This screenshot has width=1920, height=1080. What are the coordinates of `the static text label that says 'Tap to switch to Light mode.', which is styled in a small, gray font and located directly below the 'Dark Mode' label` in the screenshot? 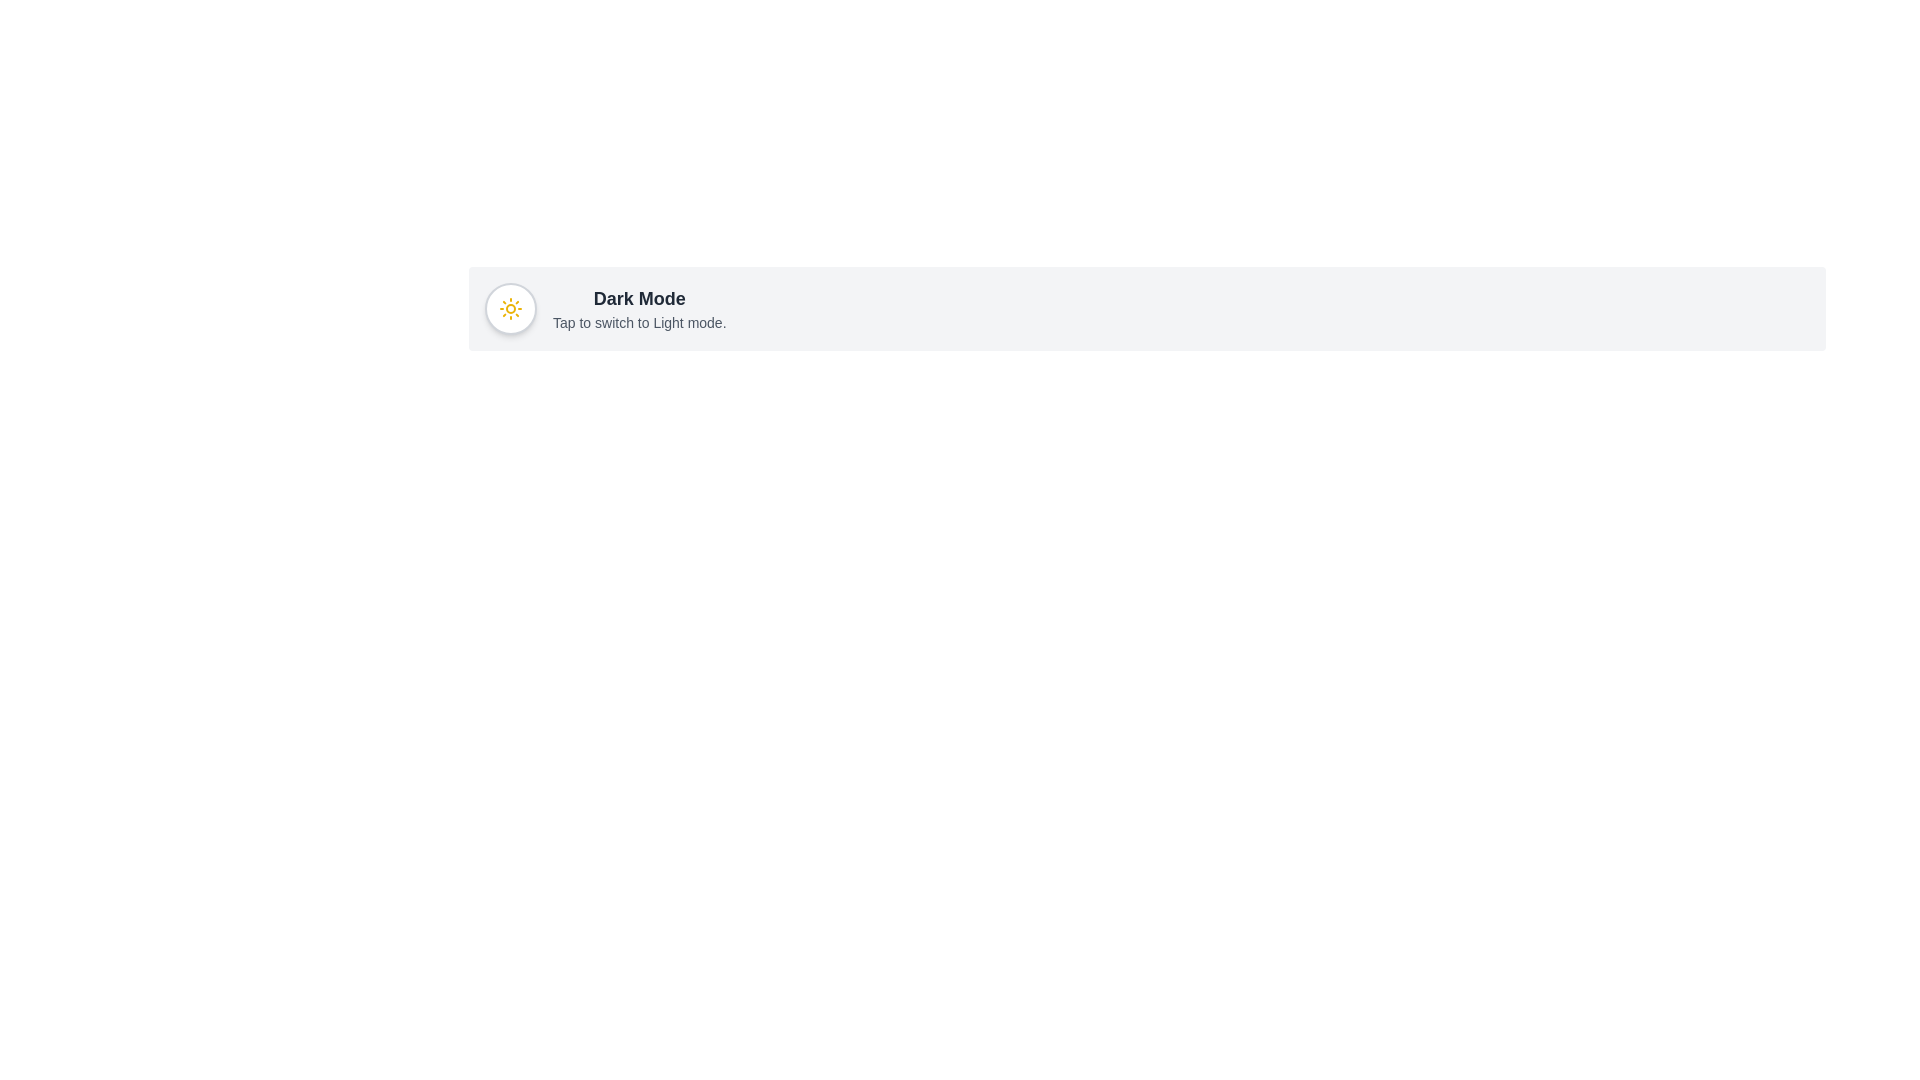 It's located at (638, 322).